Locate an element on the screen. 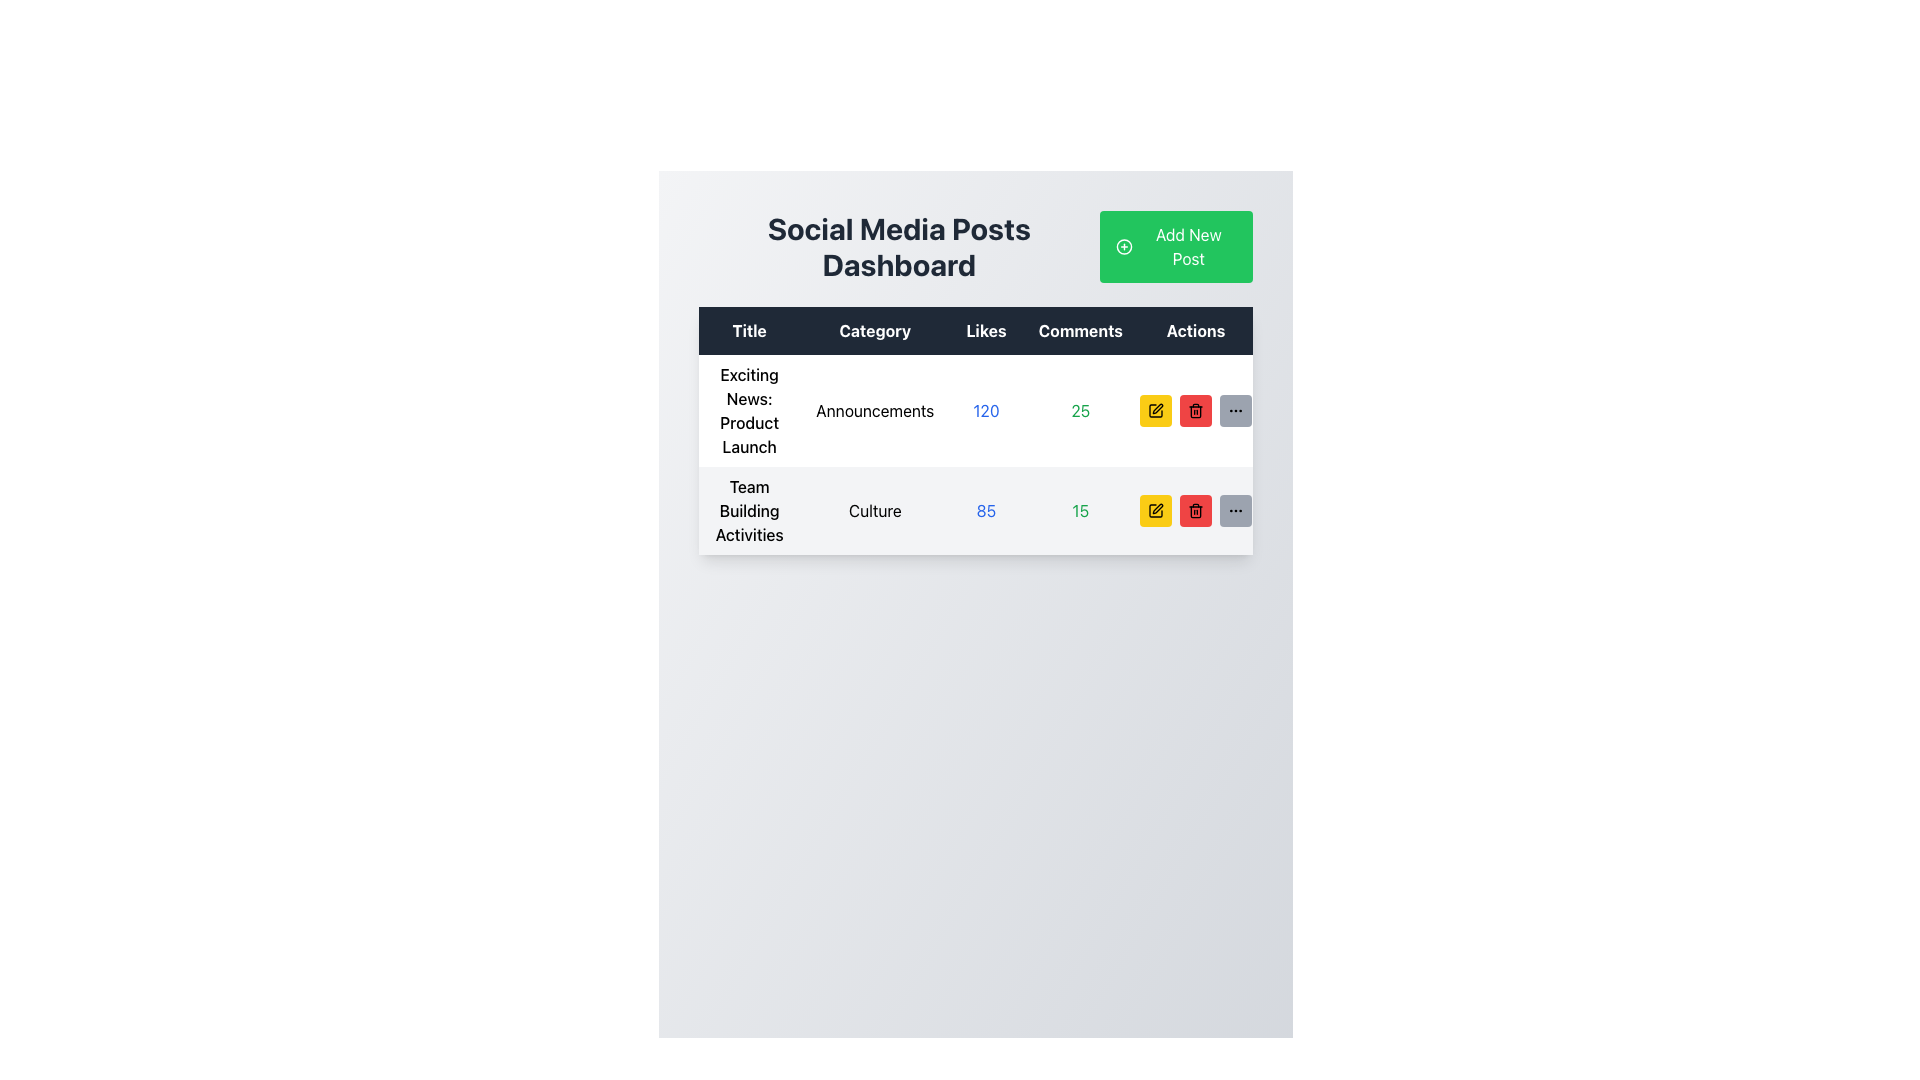  the static text label displaying 'Culture' located in the second row of the table under the 'Category' column is located at coordinates (875, 509).